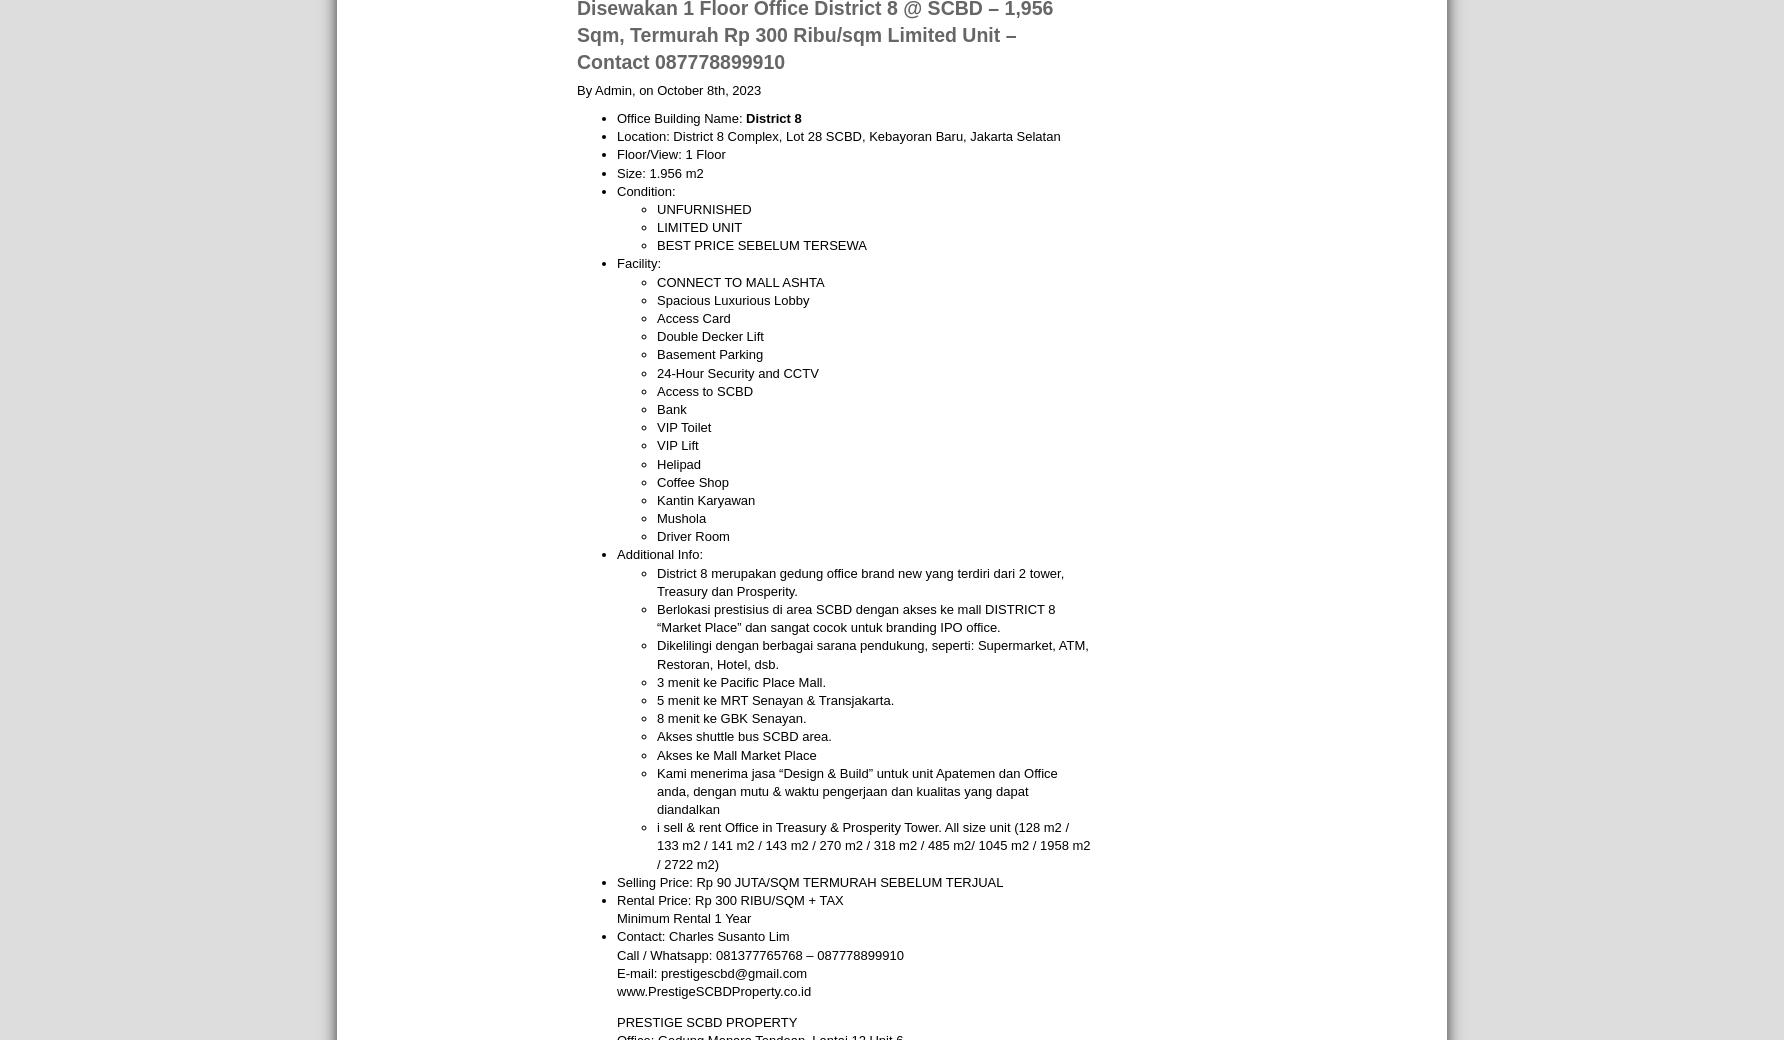 Image resolution: width=1784 pixels, height=1040 pixels. I want to click on 'Rental Price: Rp 300 RIBU/SQM + TAX', so click(730, 899).